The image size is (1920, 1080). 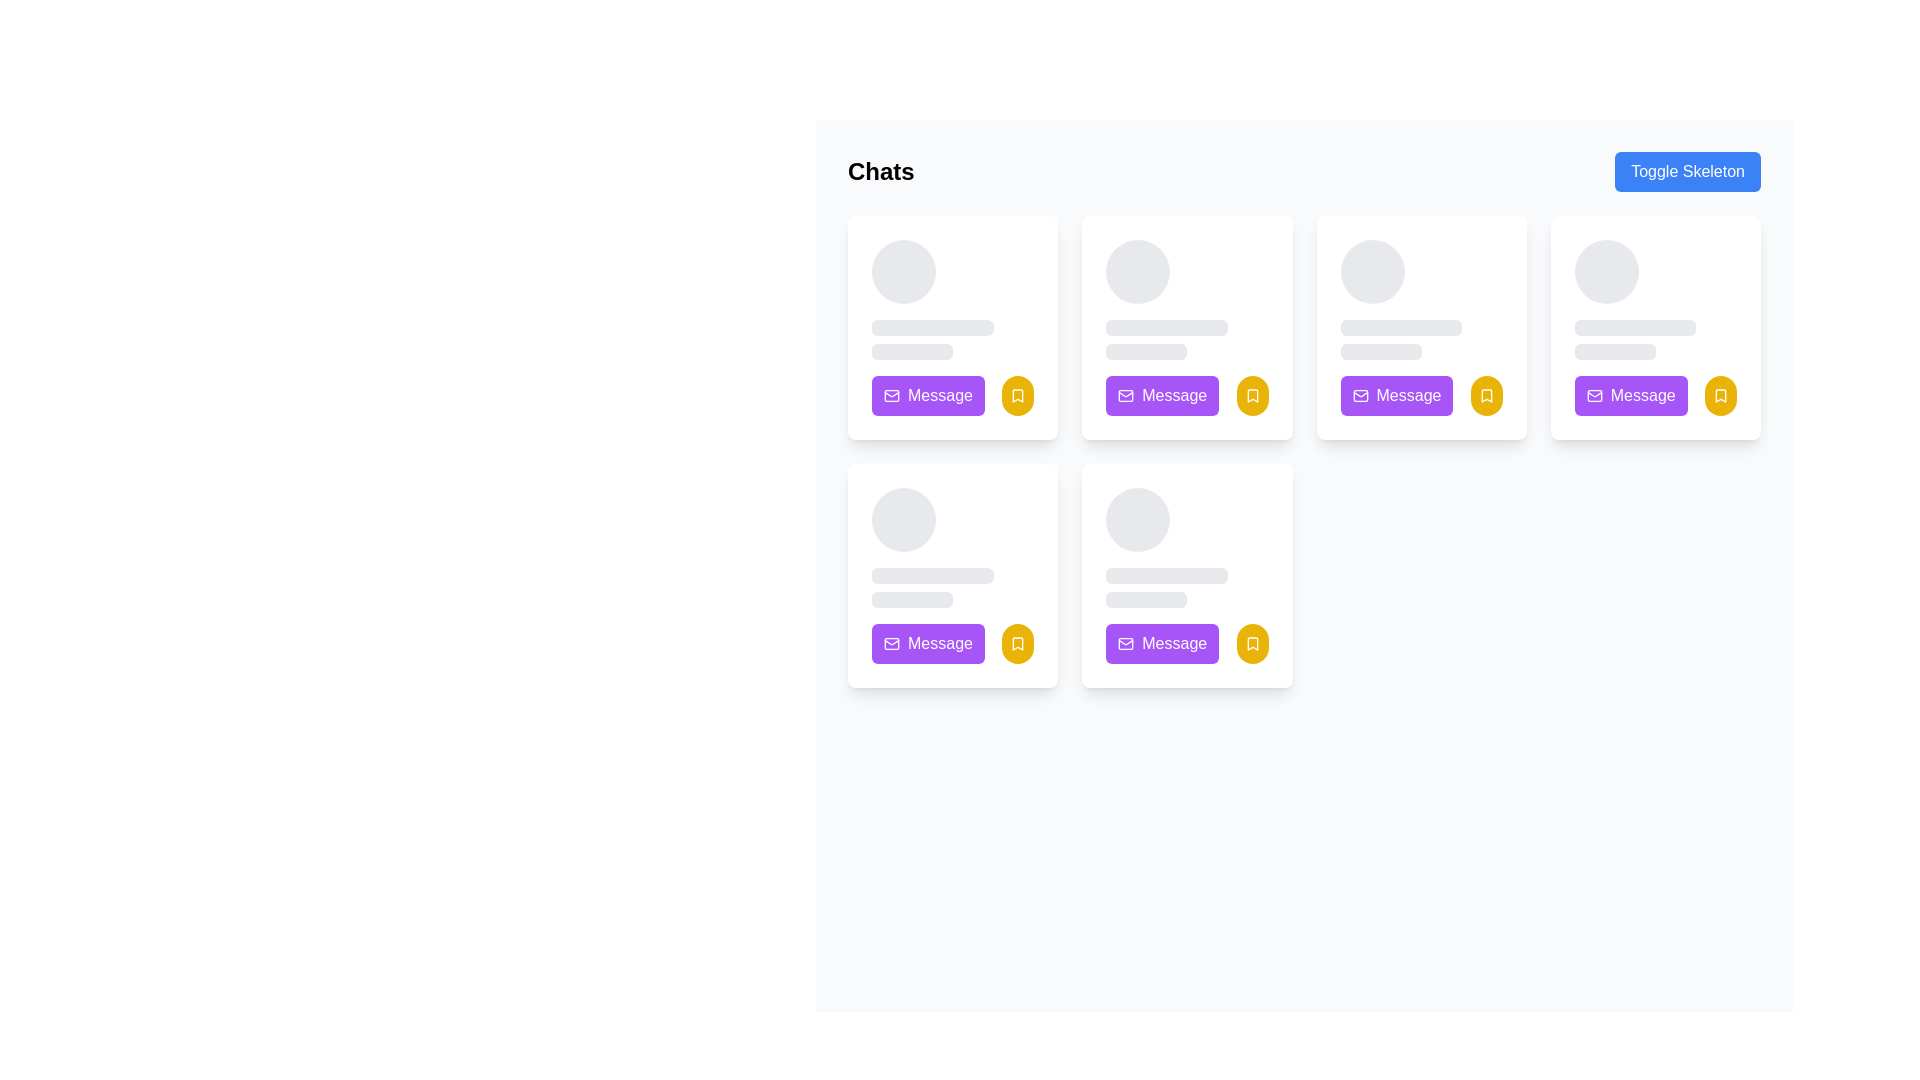 I want to click on the circular button with a yellow background and a white bookmark icon, located in the second column of the top row in a grid of card components, so click(x=1251, y=396).